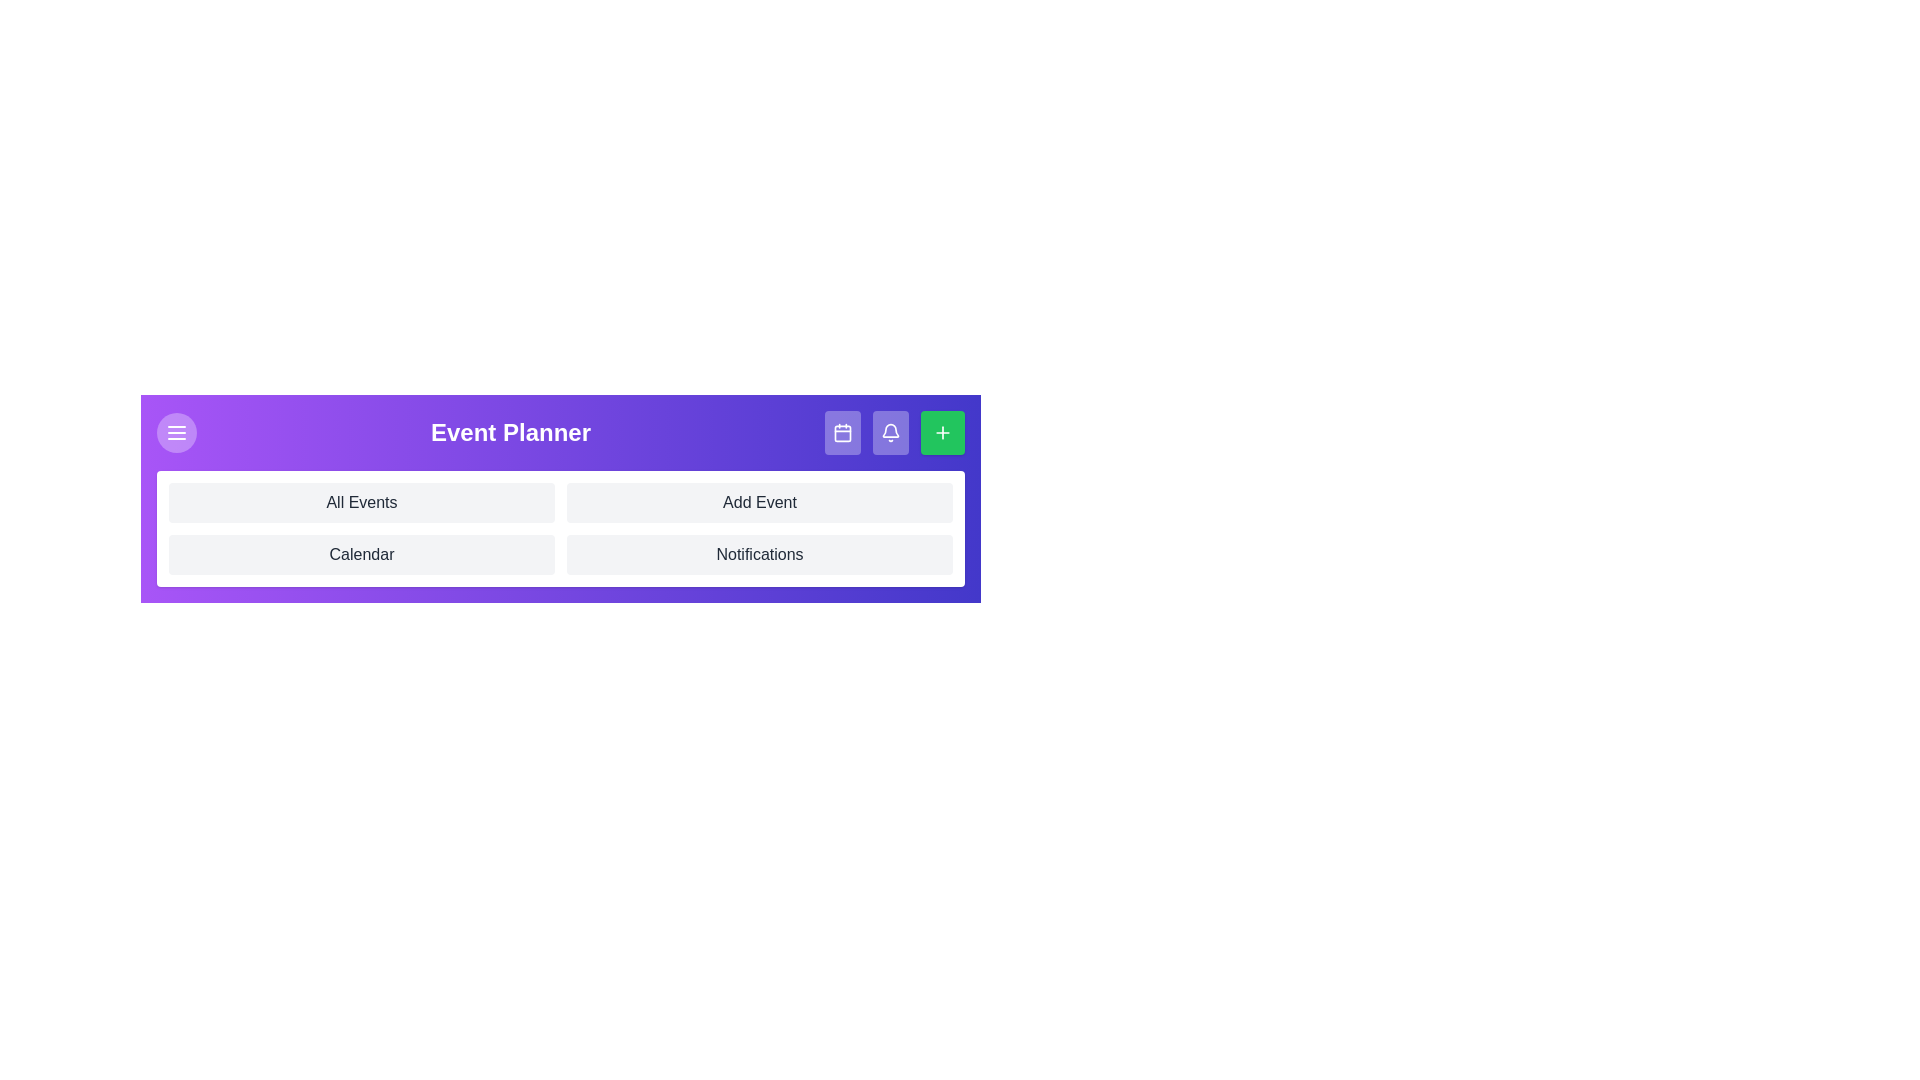 The height and width of the screenshot is (1080, 1920). I want to click on the menu item Notifications from the displayed options, so click(758, 555).